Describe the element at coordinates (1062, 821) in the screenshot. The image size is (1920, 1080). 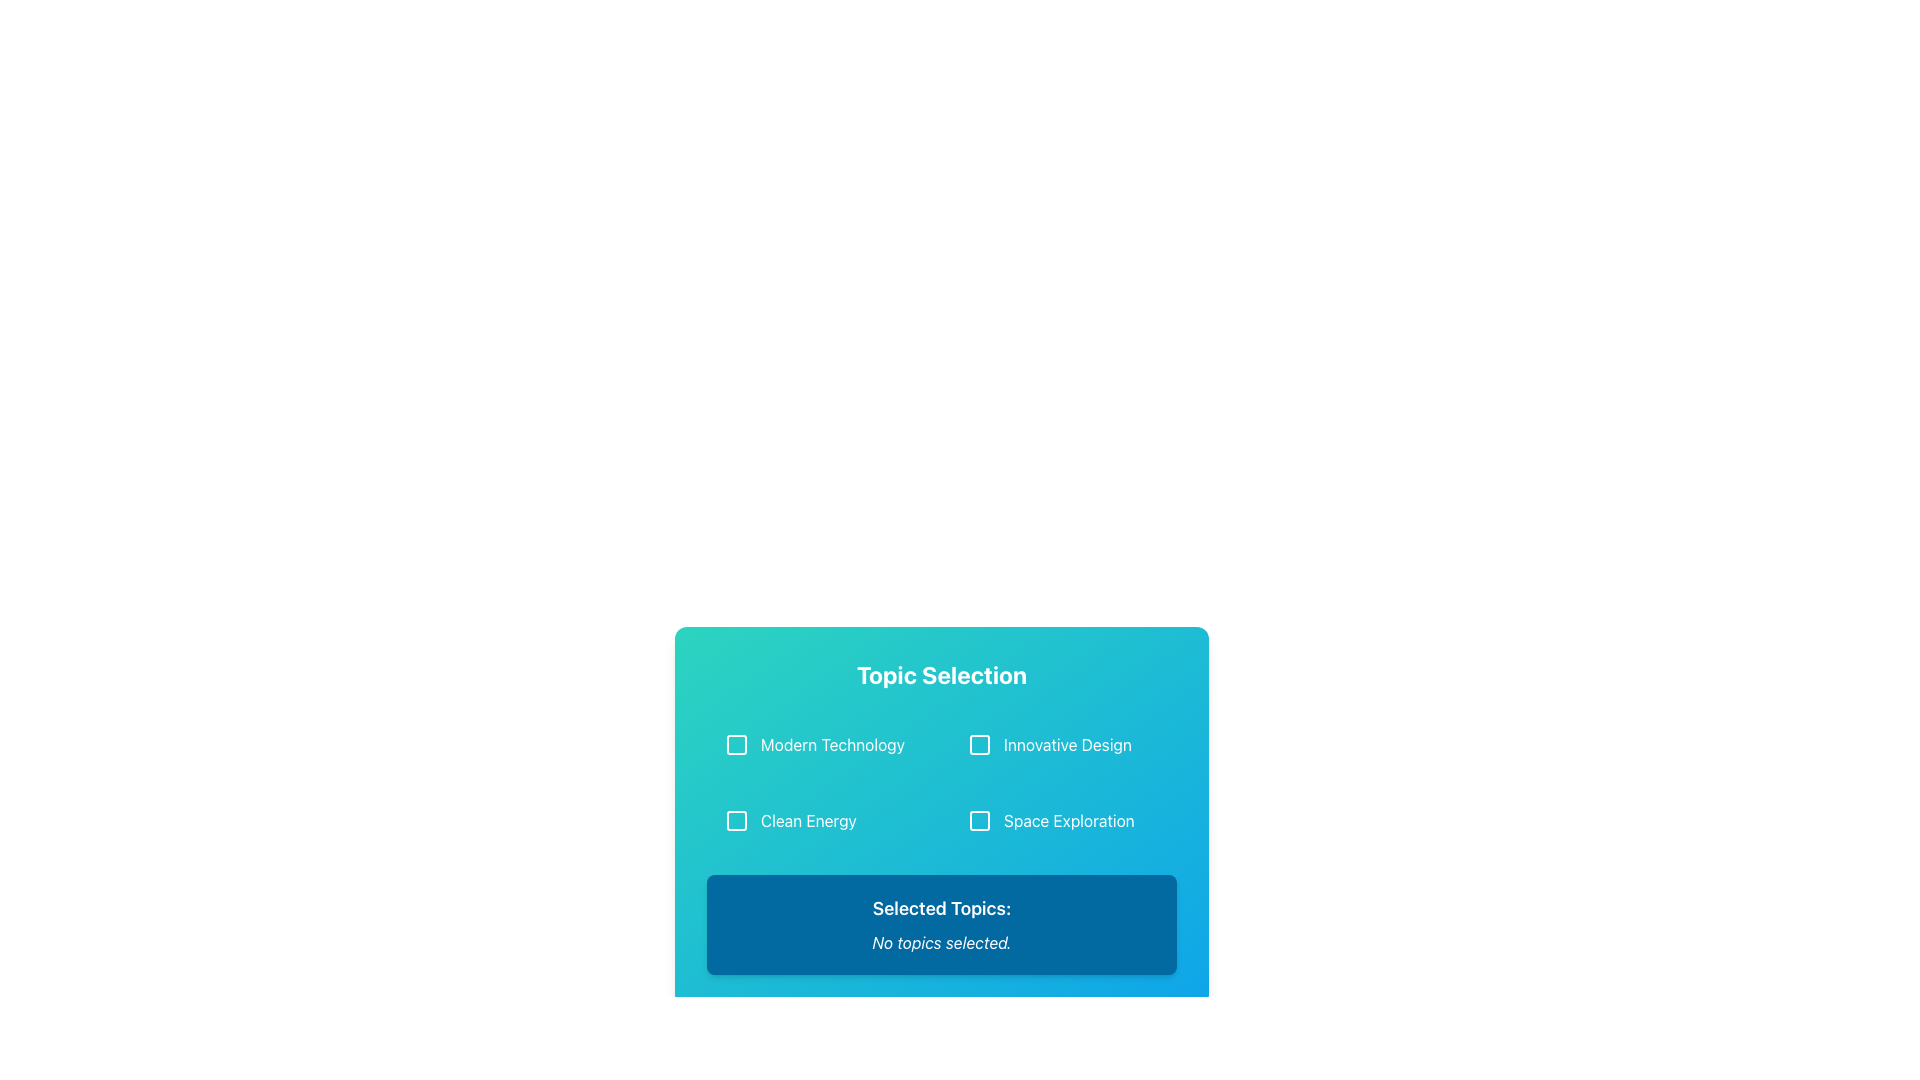
I see `the 'Space Exploration' checkbox option located in the second row, right column of a 2x2 grid of selectable topics` at that location.